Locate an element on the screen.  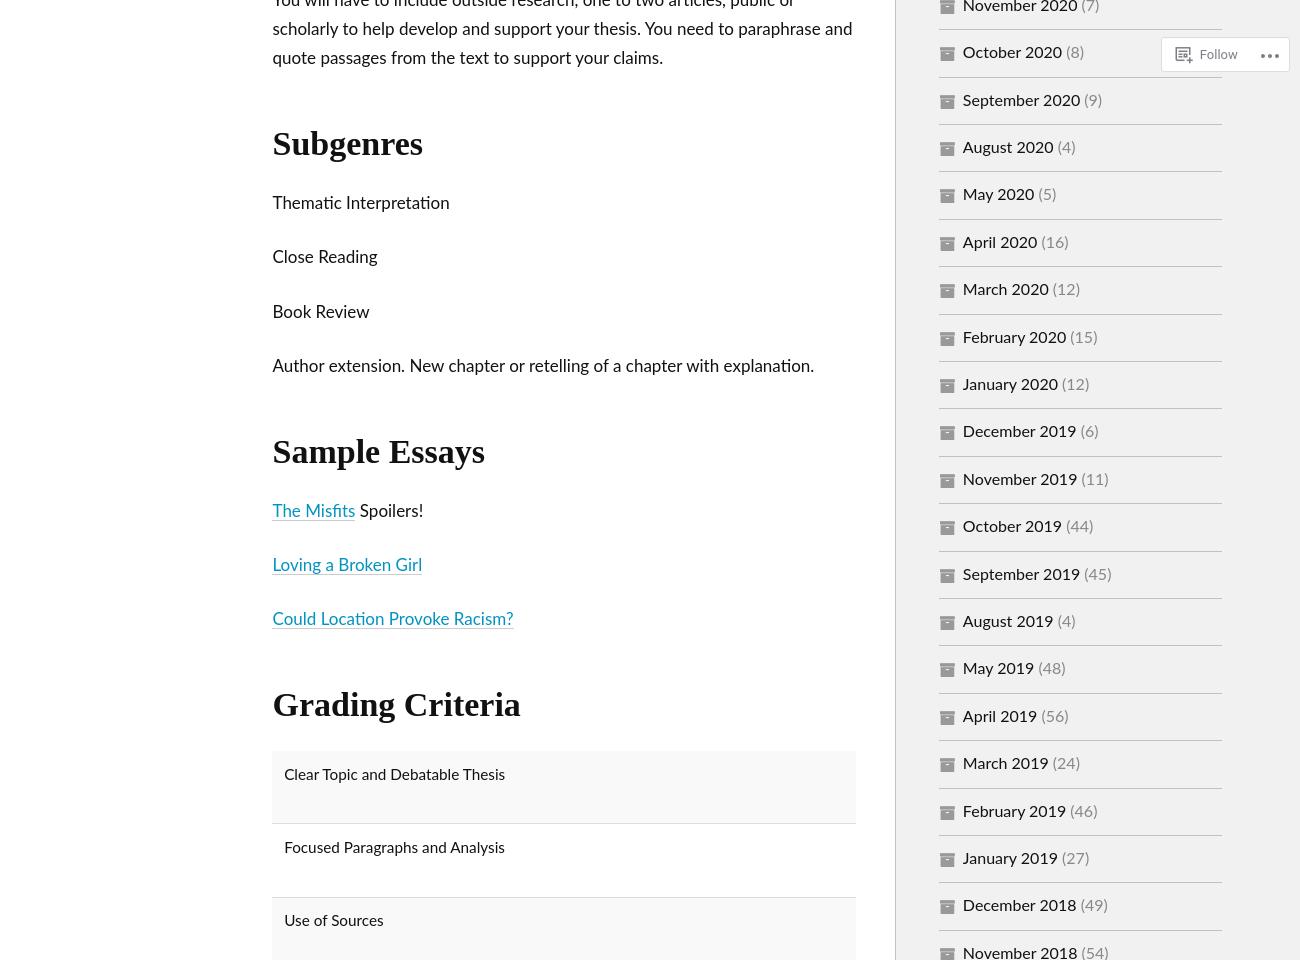
'August 2019' is located at coordinates (1006, 620).